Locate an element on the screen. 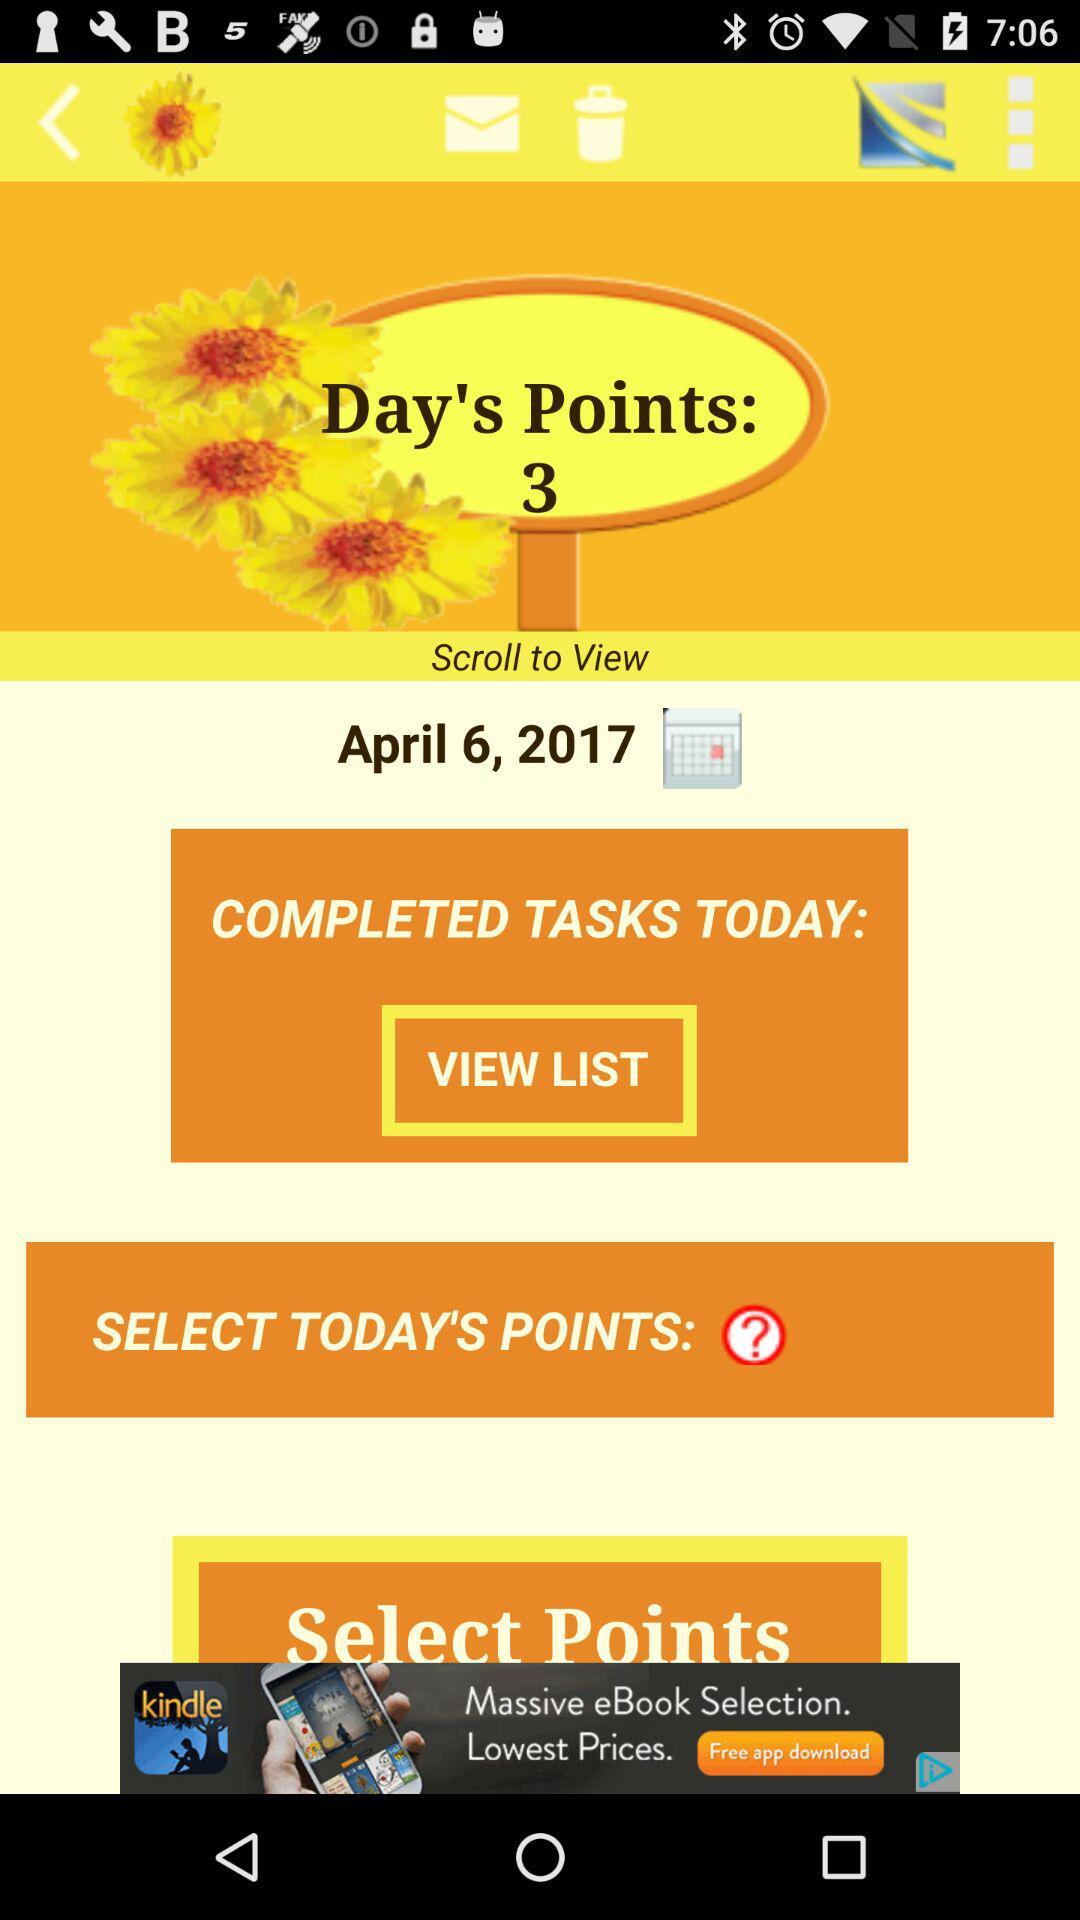 The height and width of the screenshot is (1920, 1080). the icon to the right of the select today s item is located at coordinates (754, 1335).